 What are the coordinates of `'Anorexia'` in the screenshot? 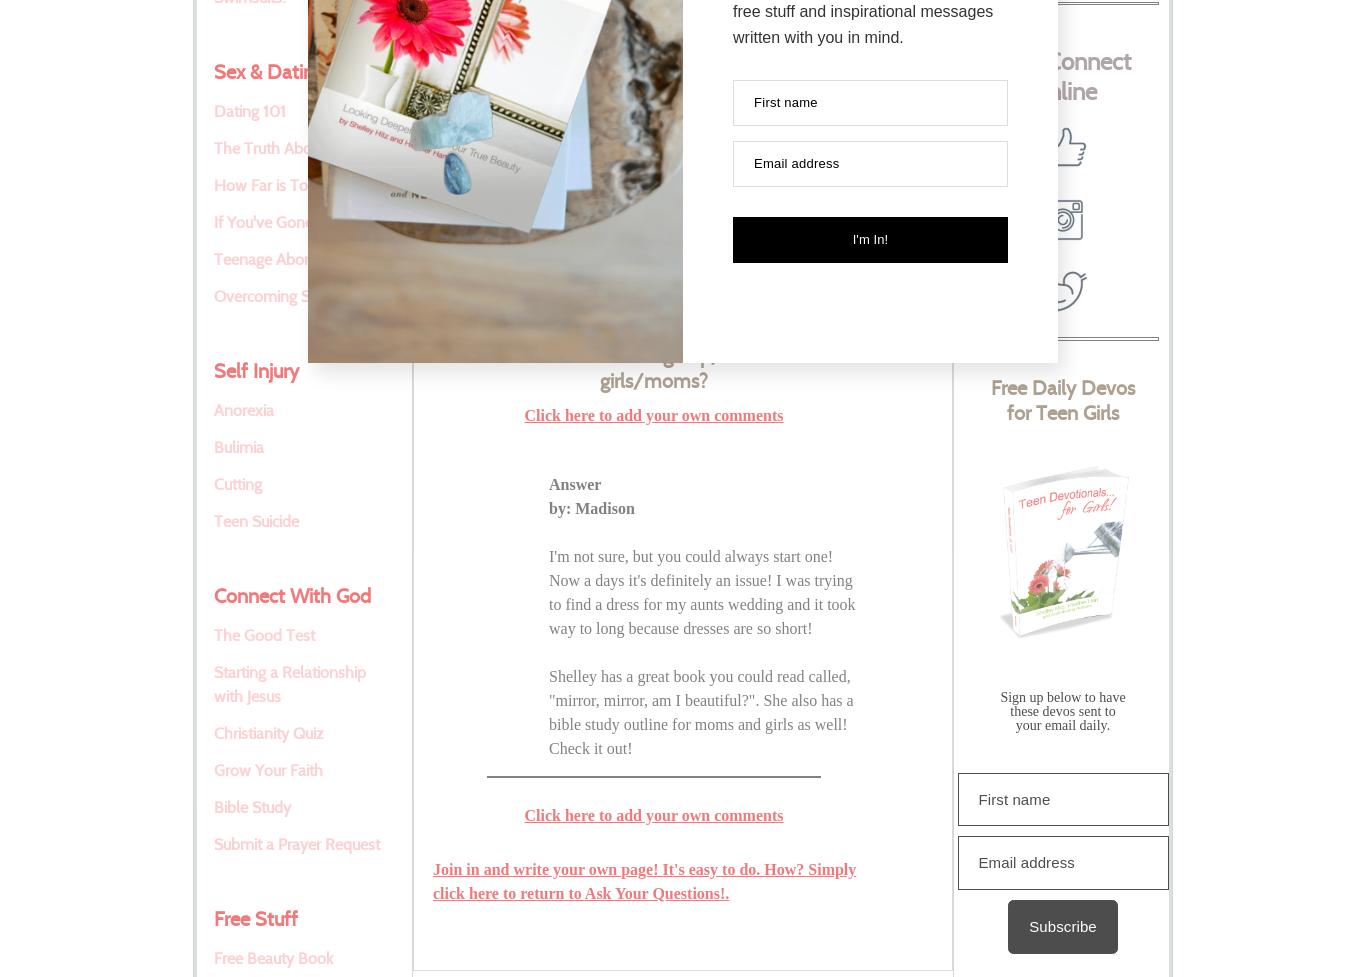 It's located at (243, 410).